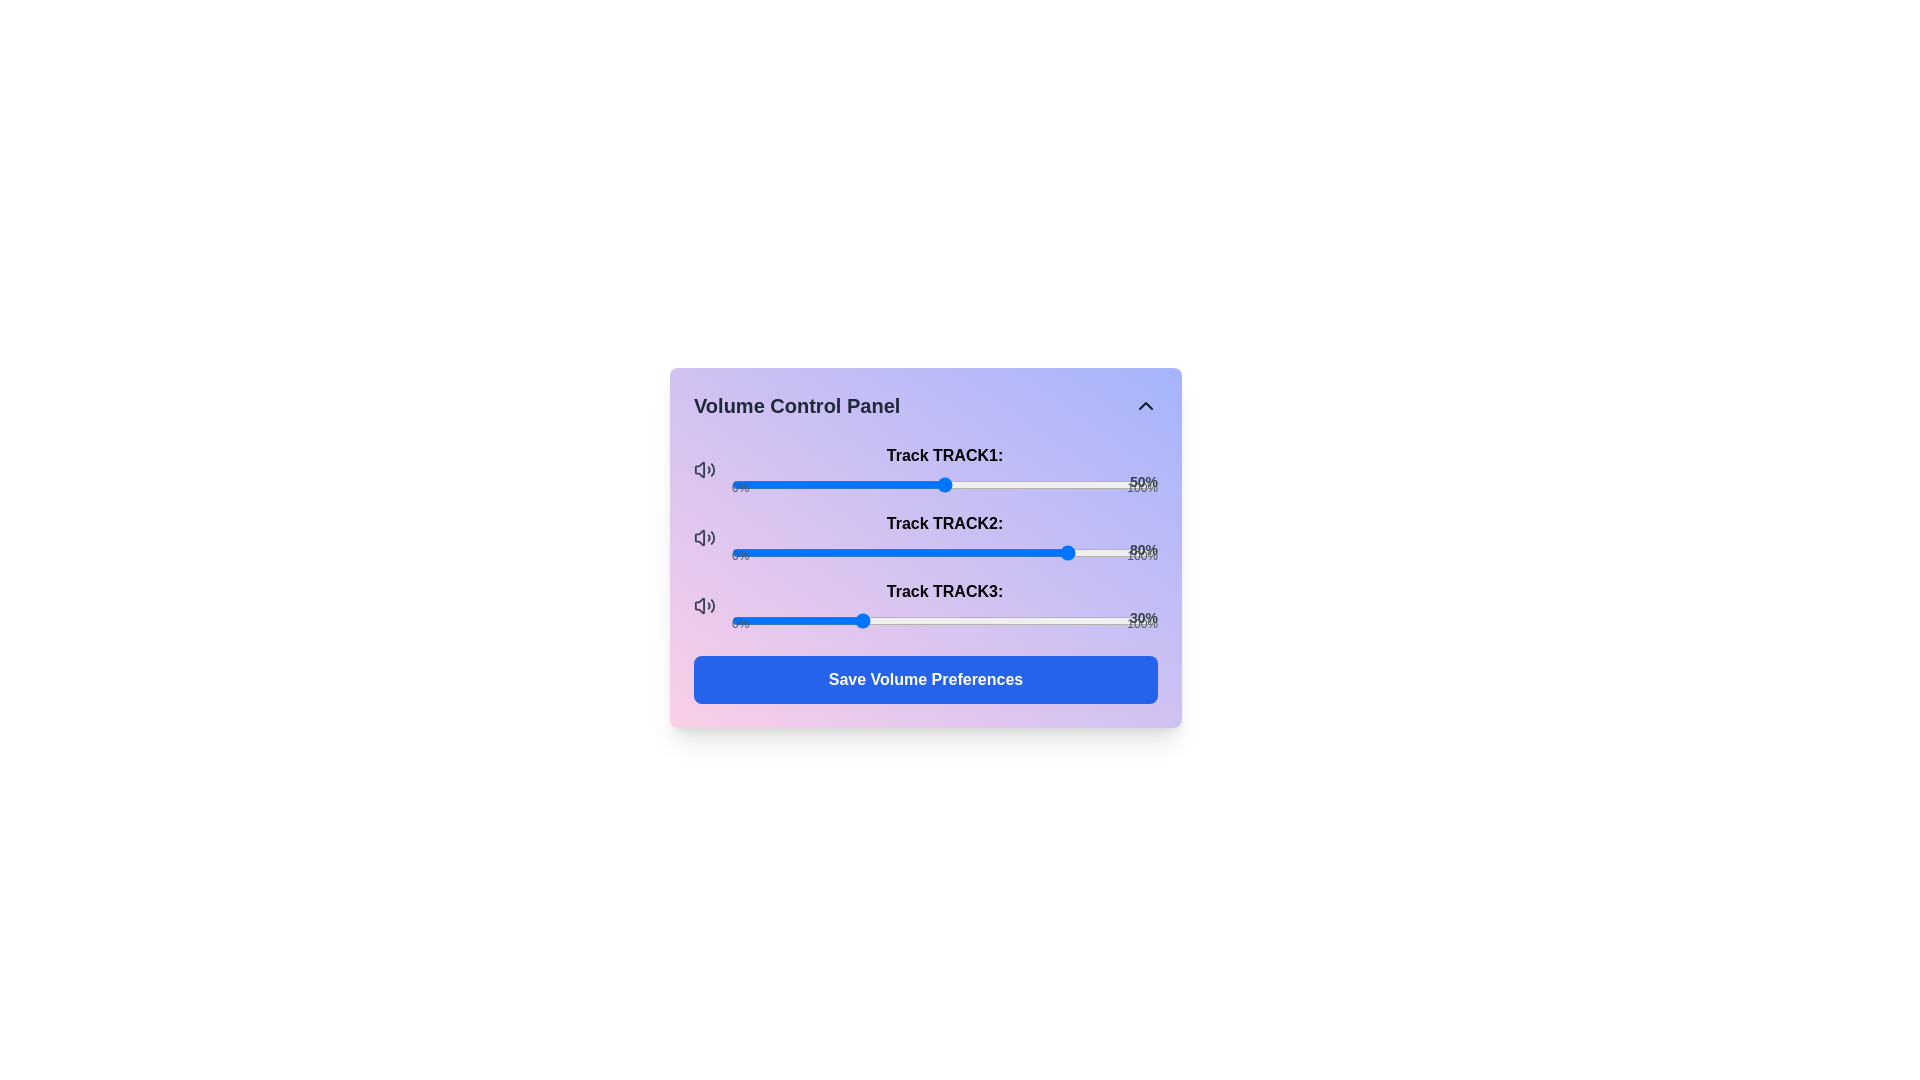 The width and height of the screenshot is (1920, 1080). Describe the element at coordinates (817, 620) in the screenshot. I see `the slider value` at that location.